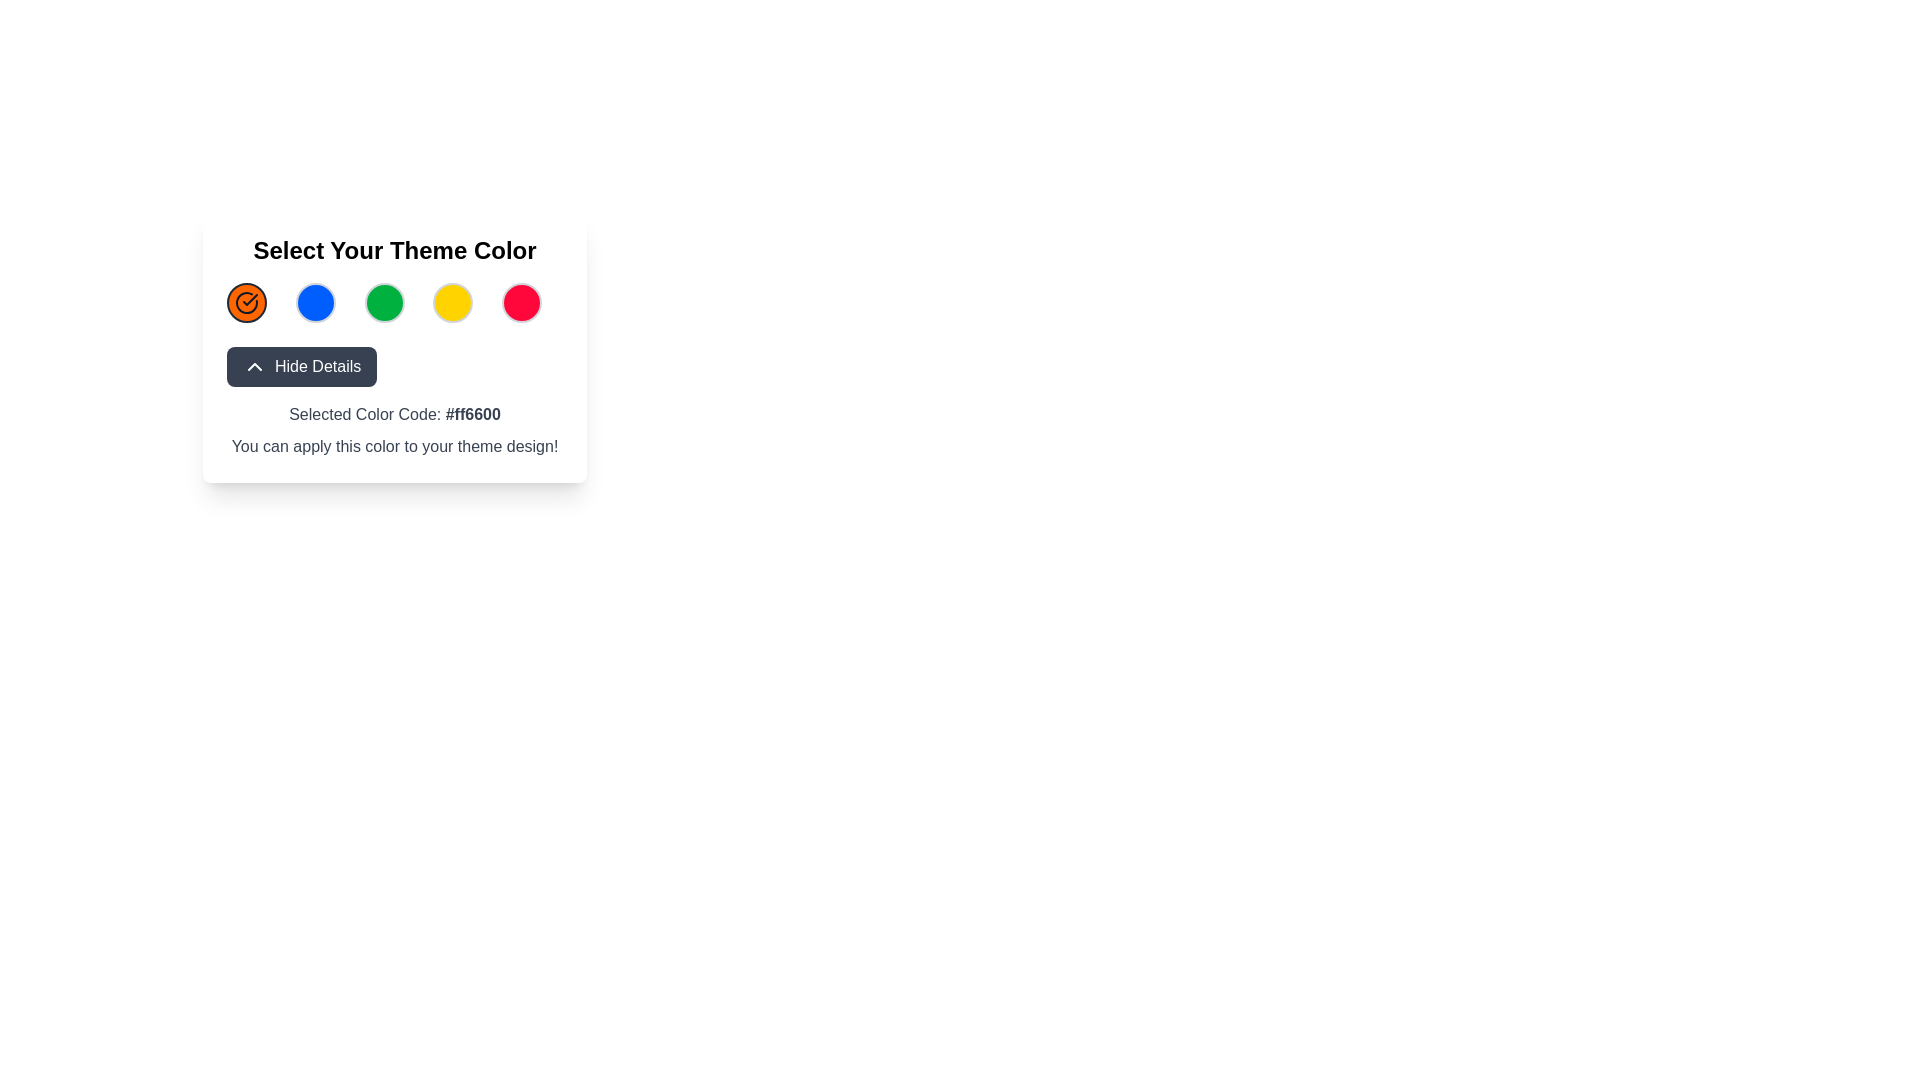 Image resolution: width=1920 pixels, height=1080 pixels. What do you see at coordinates (245, 303) in the screenshot?
I see `the circular selection button for choosing the orange color theme, which is the first button in a row of five circular icons under the heading 'Select Your Theme Color'` at bounding box center [245, 303].